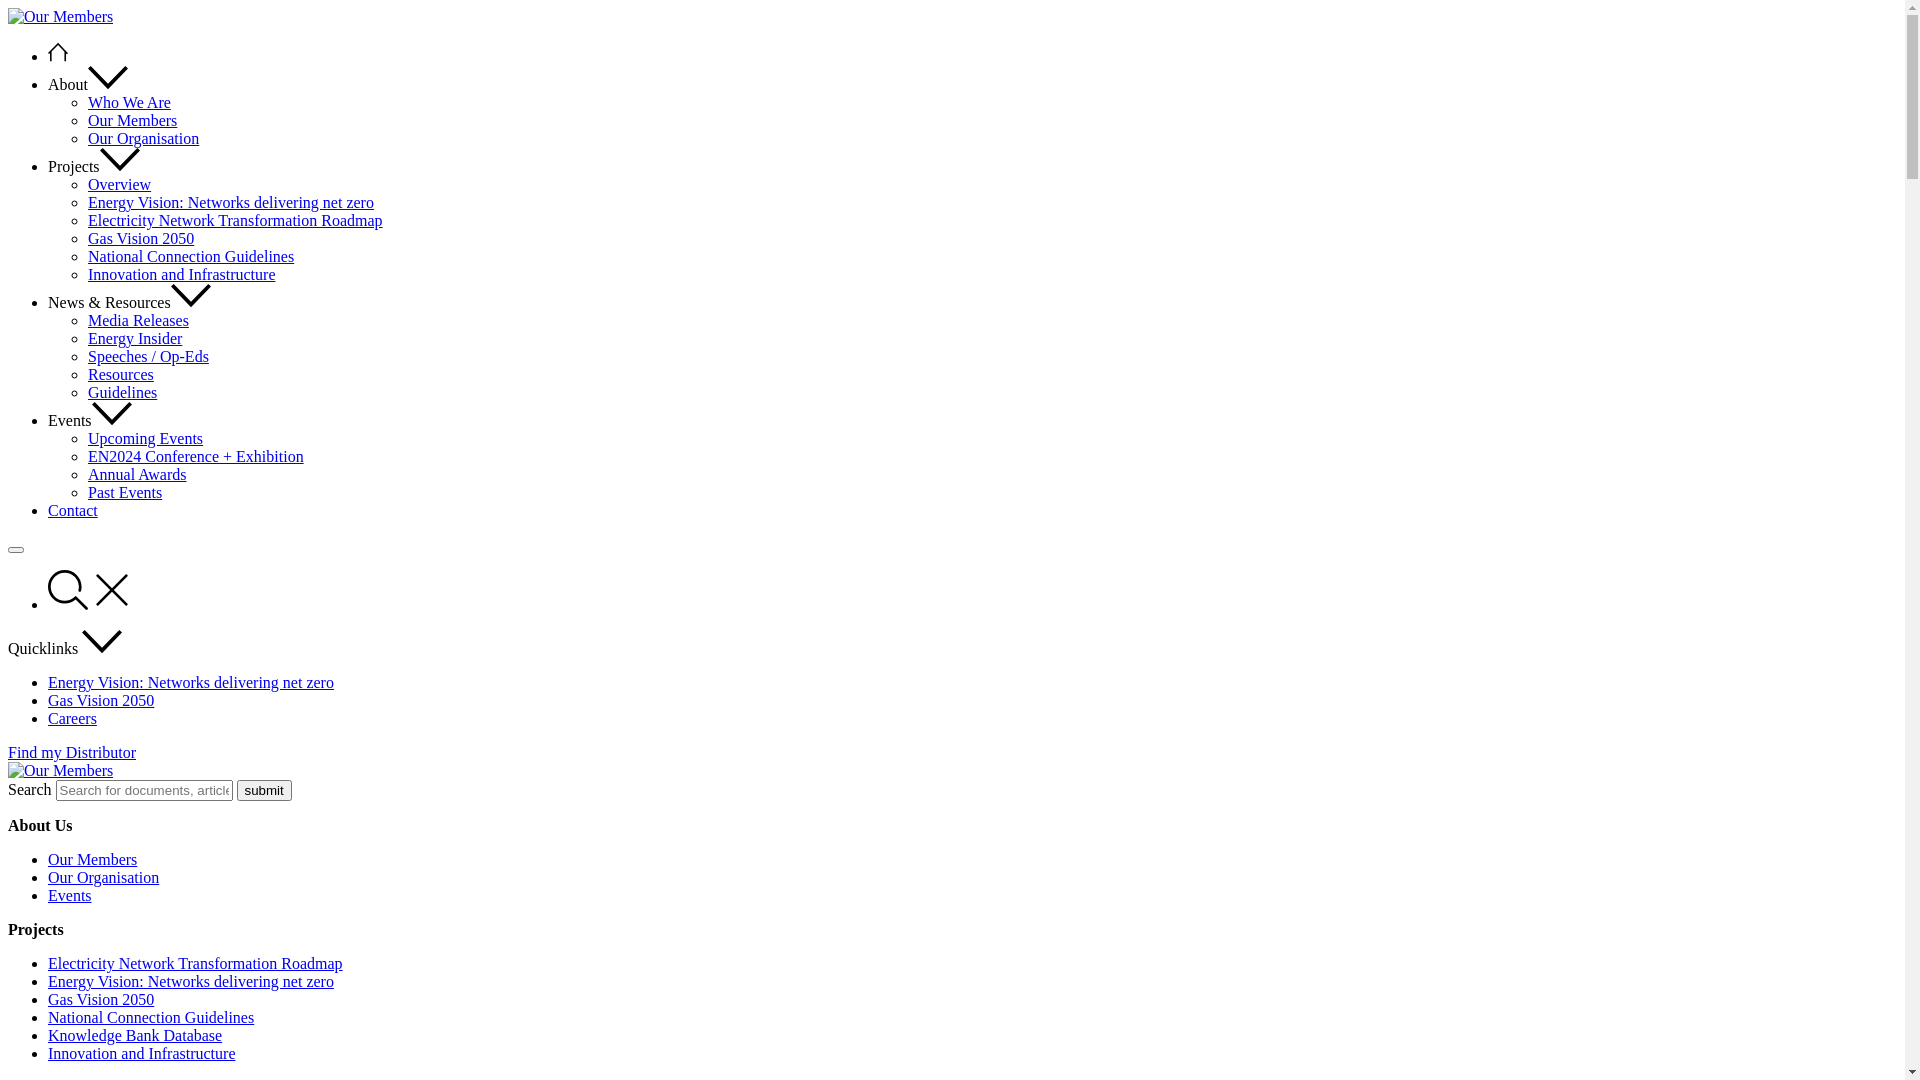 Image resolution: width=1920 pixels, height=1080 pixels. What do you see at coordinates (128, 102) in the screenshot?
I see `'Who We Are'` at bounding box center [128, 102].